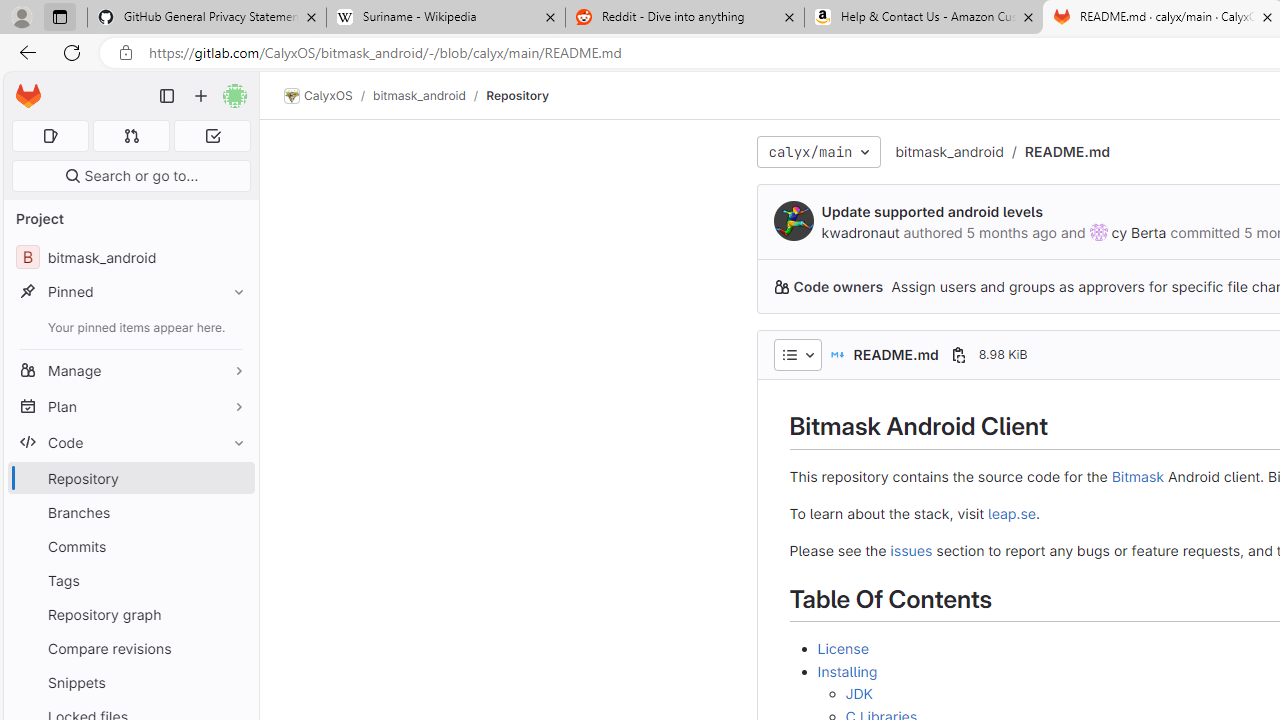 Image resolution: width=1280 pixels, height=720 pixels. Describe the element at coordinates (130, 256) in the screenshot. I see `'B bitmask_android'` at that location.